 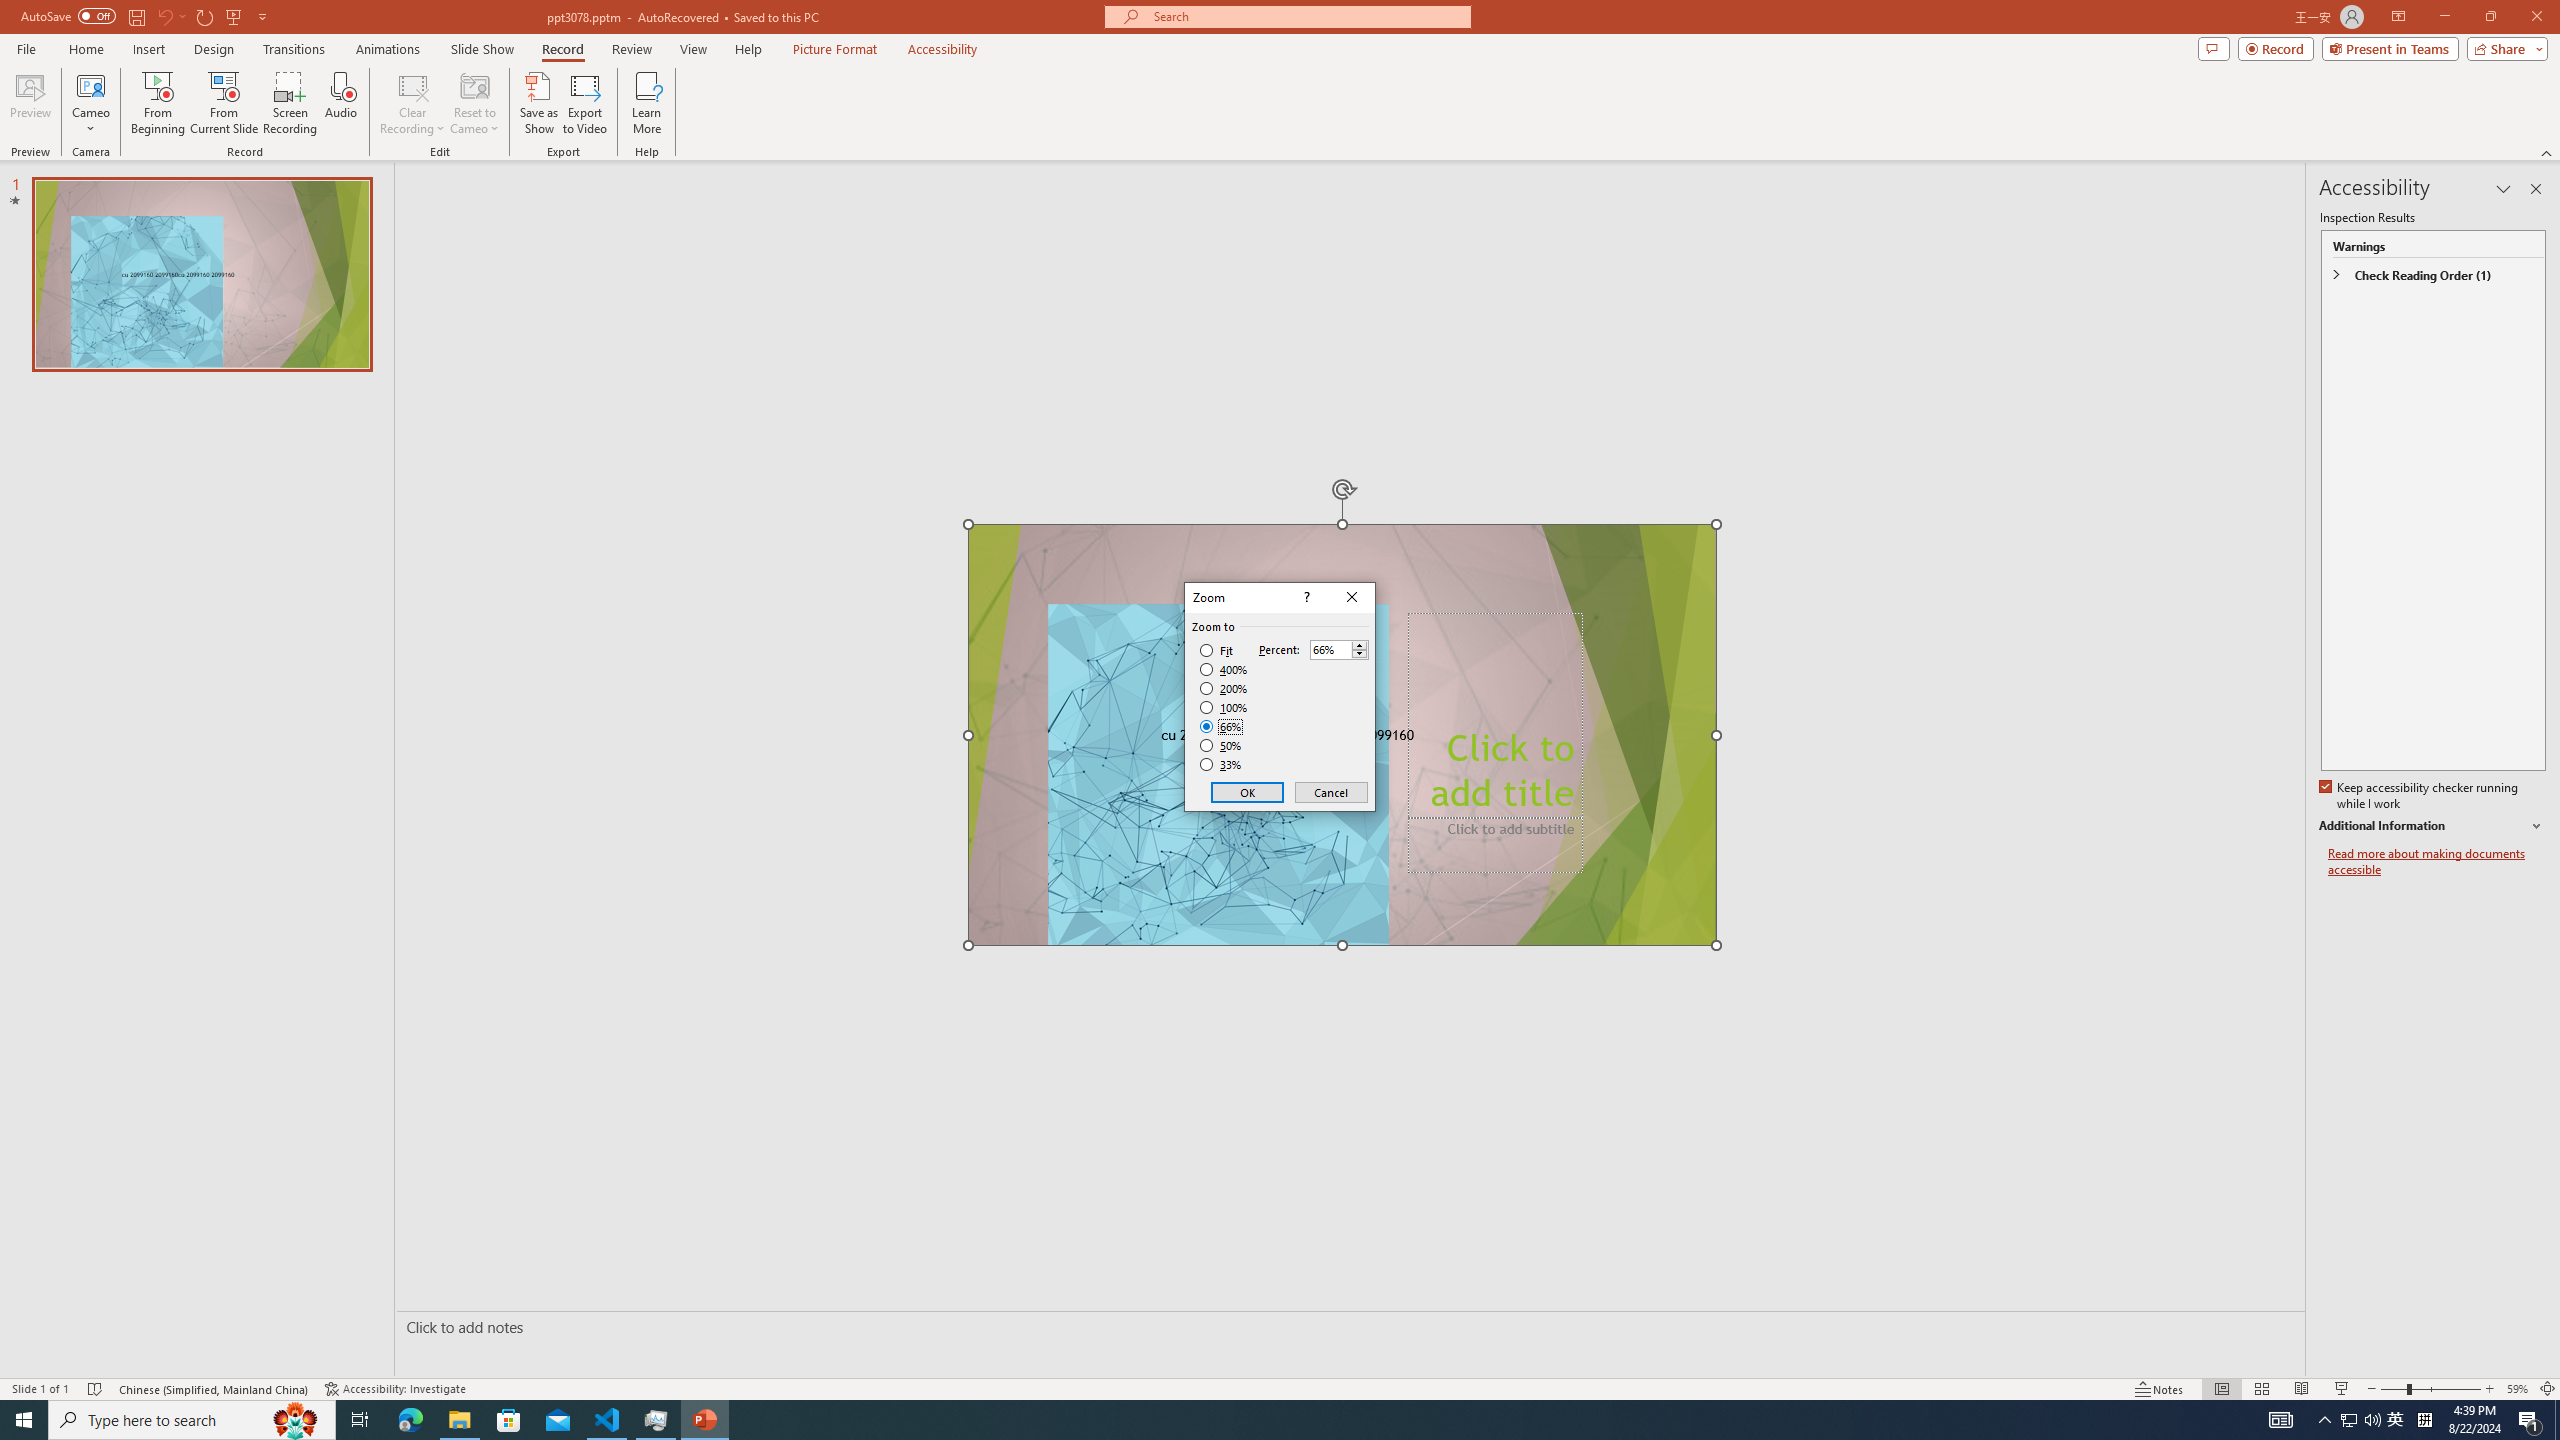 I want to click on 'File Explorer - 1 running window', so click(x=458, y=1418).